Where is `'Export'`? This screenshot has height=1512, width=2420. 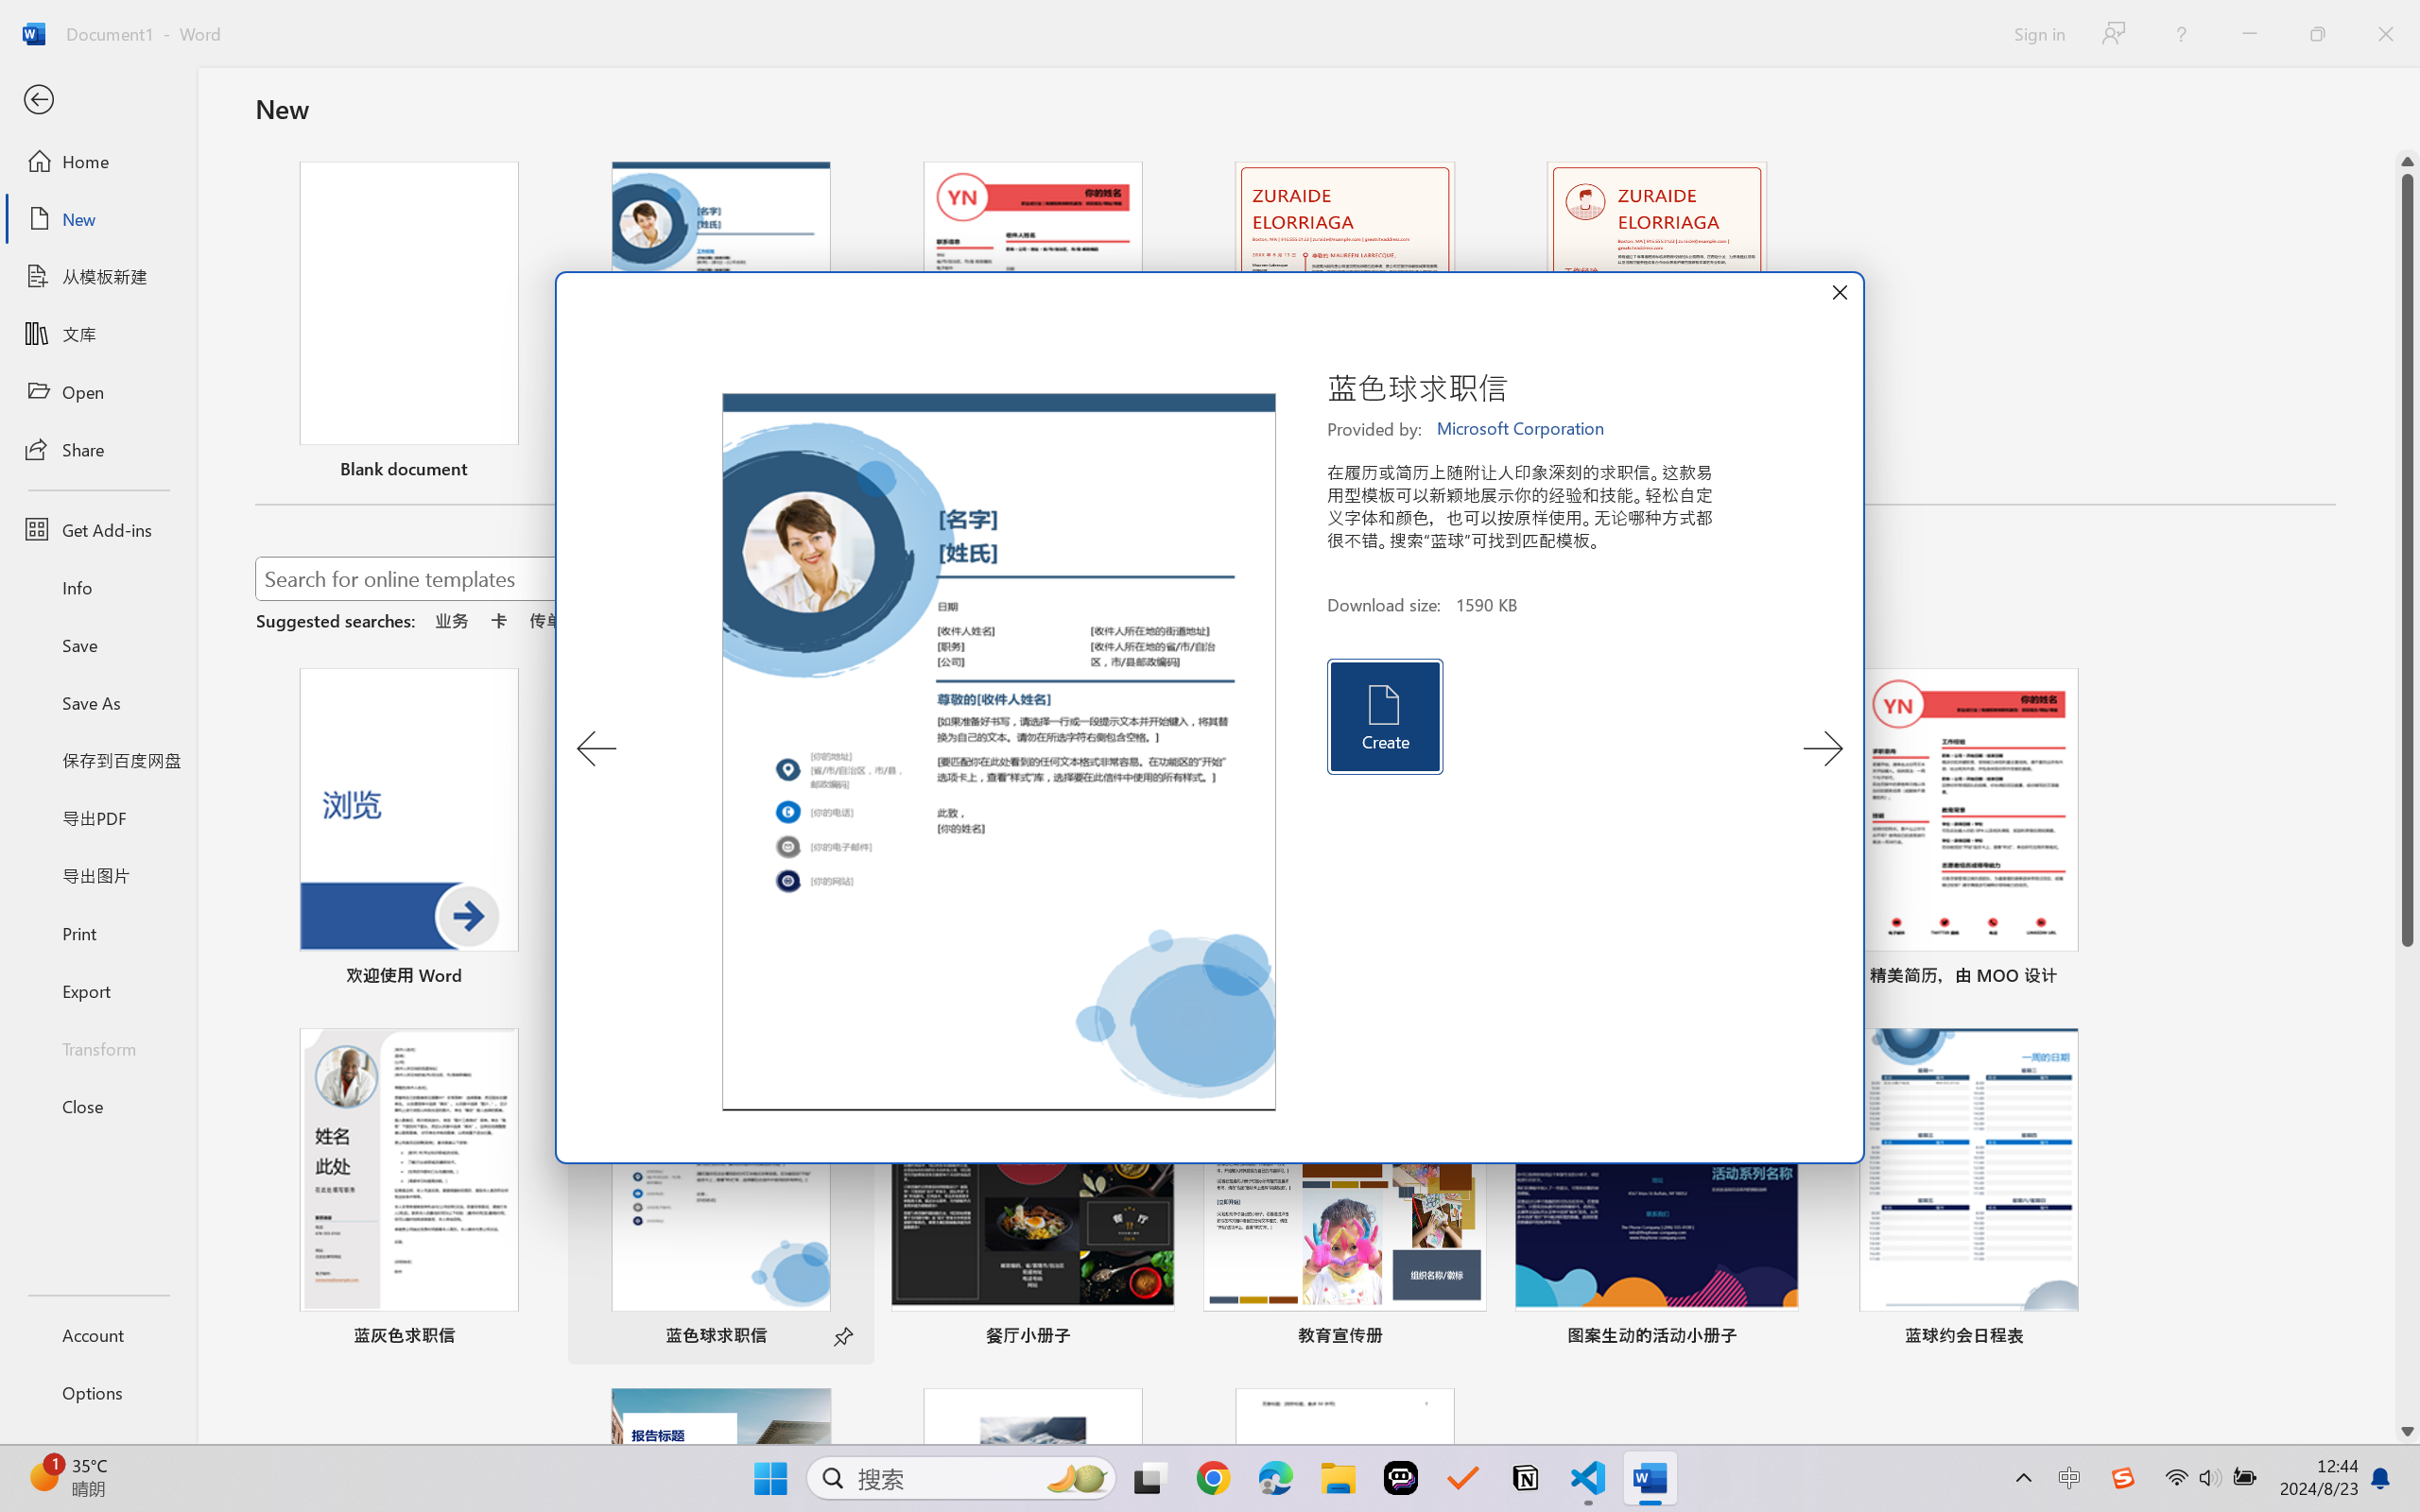 'Export' is located at coordinates (97, 989).